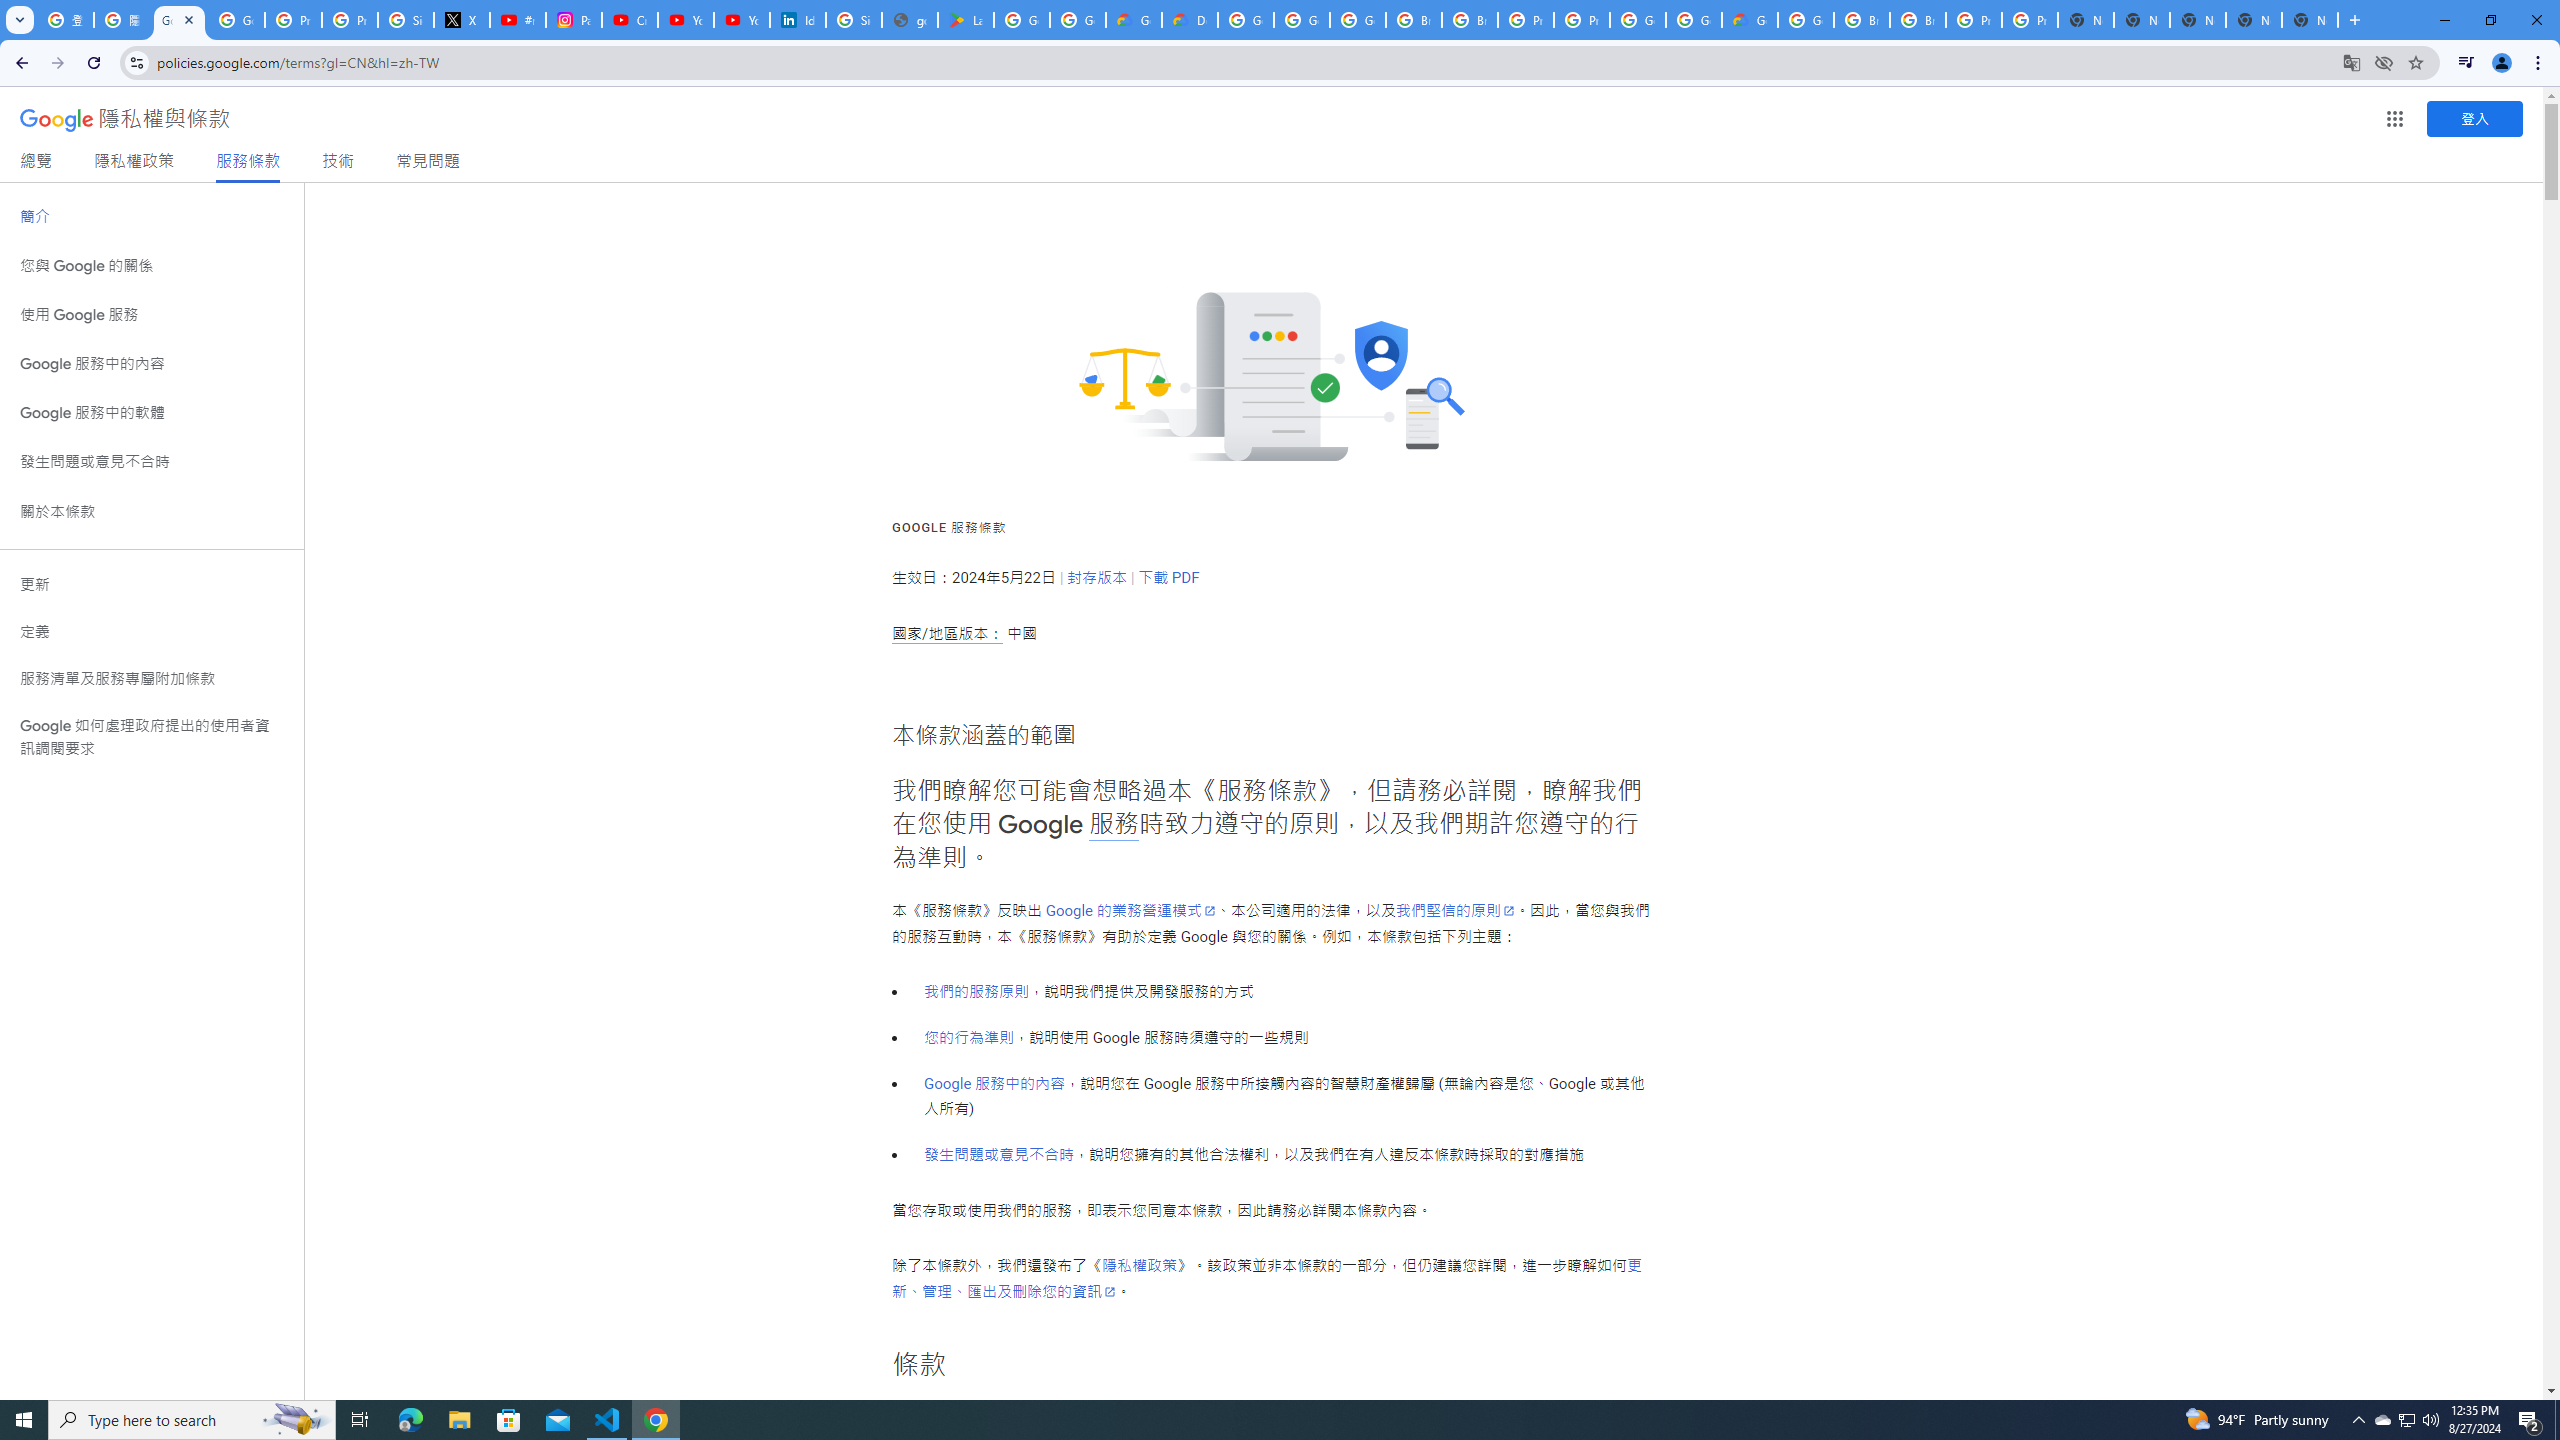  Describe the element at coordinates (741, 19) in the screenshot. I see `'YouTube Culture & Trends - YouTube Top 10, 2021'` at that location.